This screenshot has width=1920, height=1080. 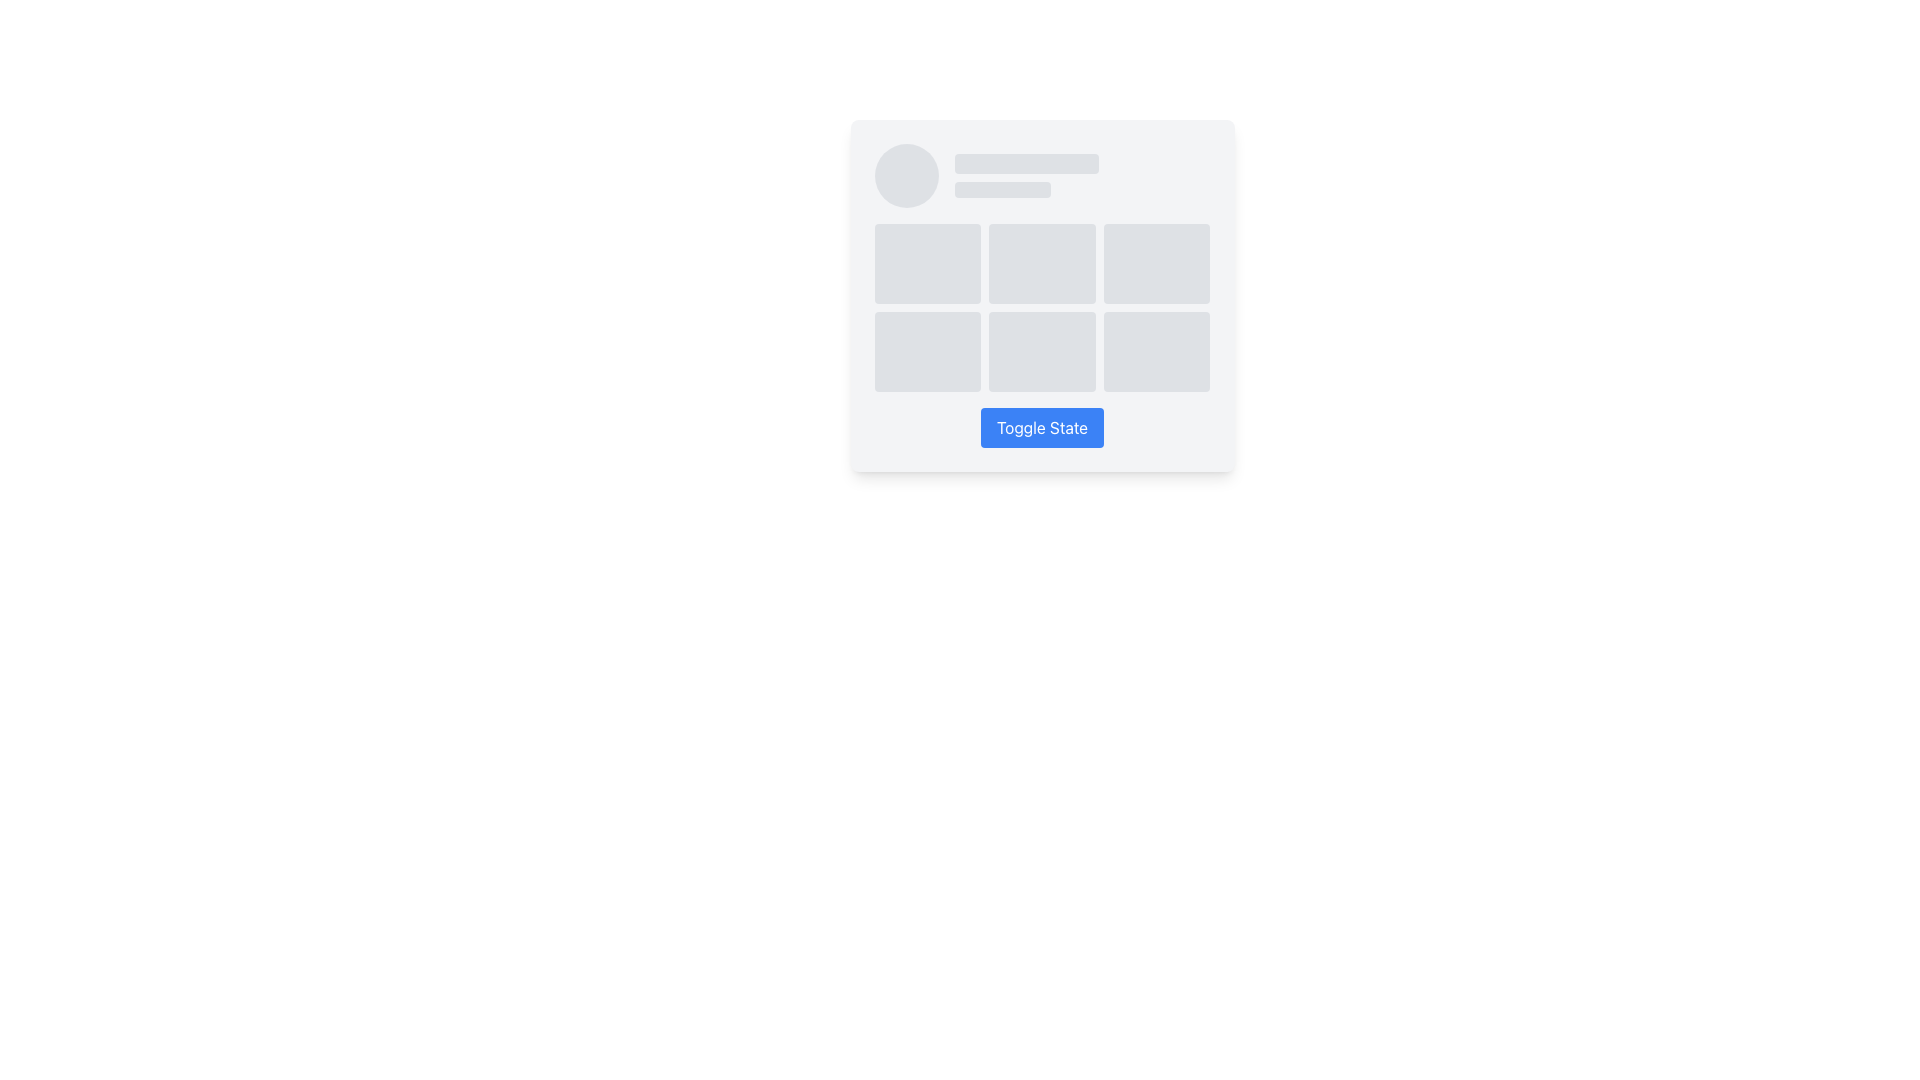 What do you see at coordinates (1041, 427) in the screenshot?
I see `the interactive toggle button located at the bottom part of the card layout, centered horizontally` at bounding box center [1041, 427].